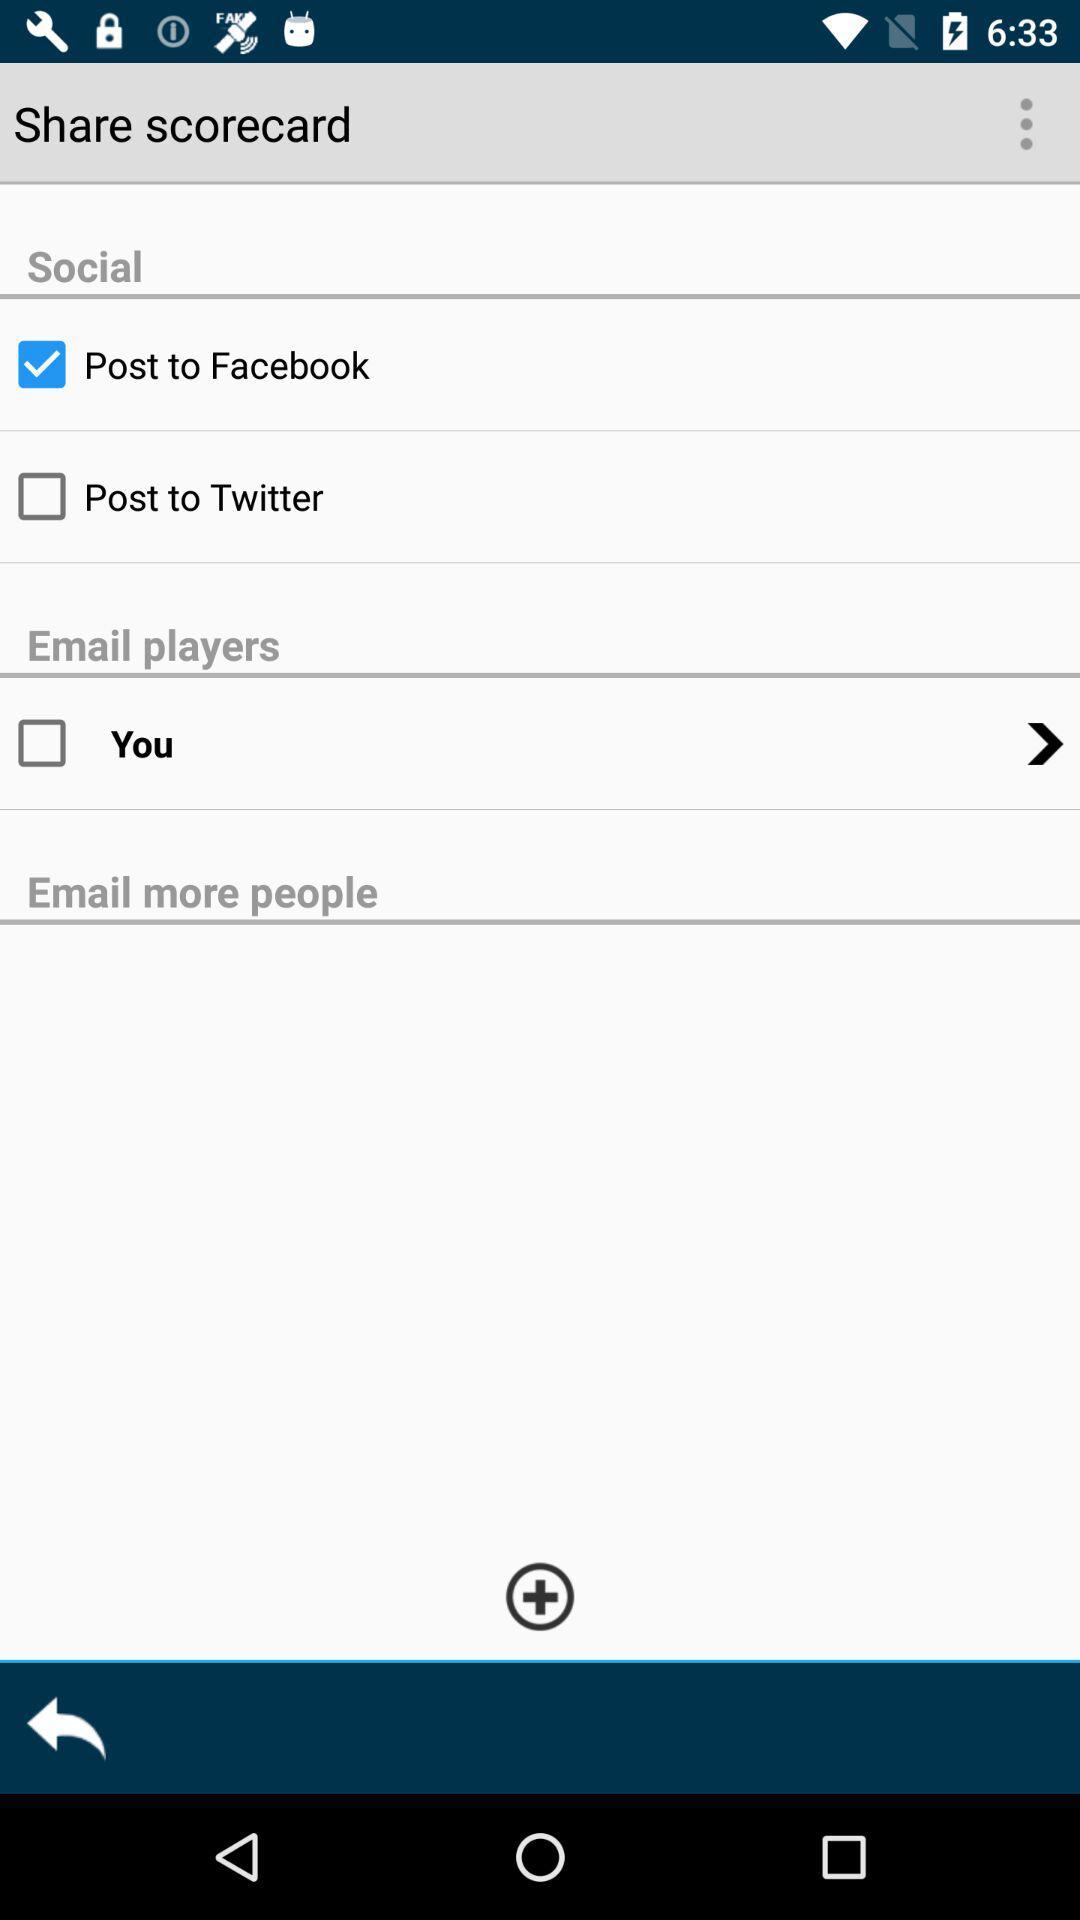 The height and width of the screenshot is (1920, 1080). What do you see at coordinates (54, 742) in the screenshot?
I see `you` at bounding box center [54, 742].